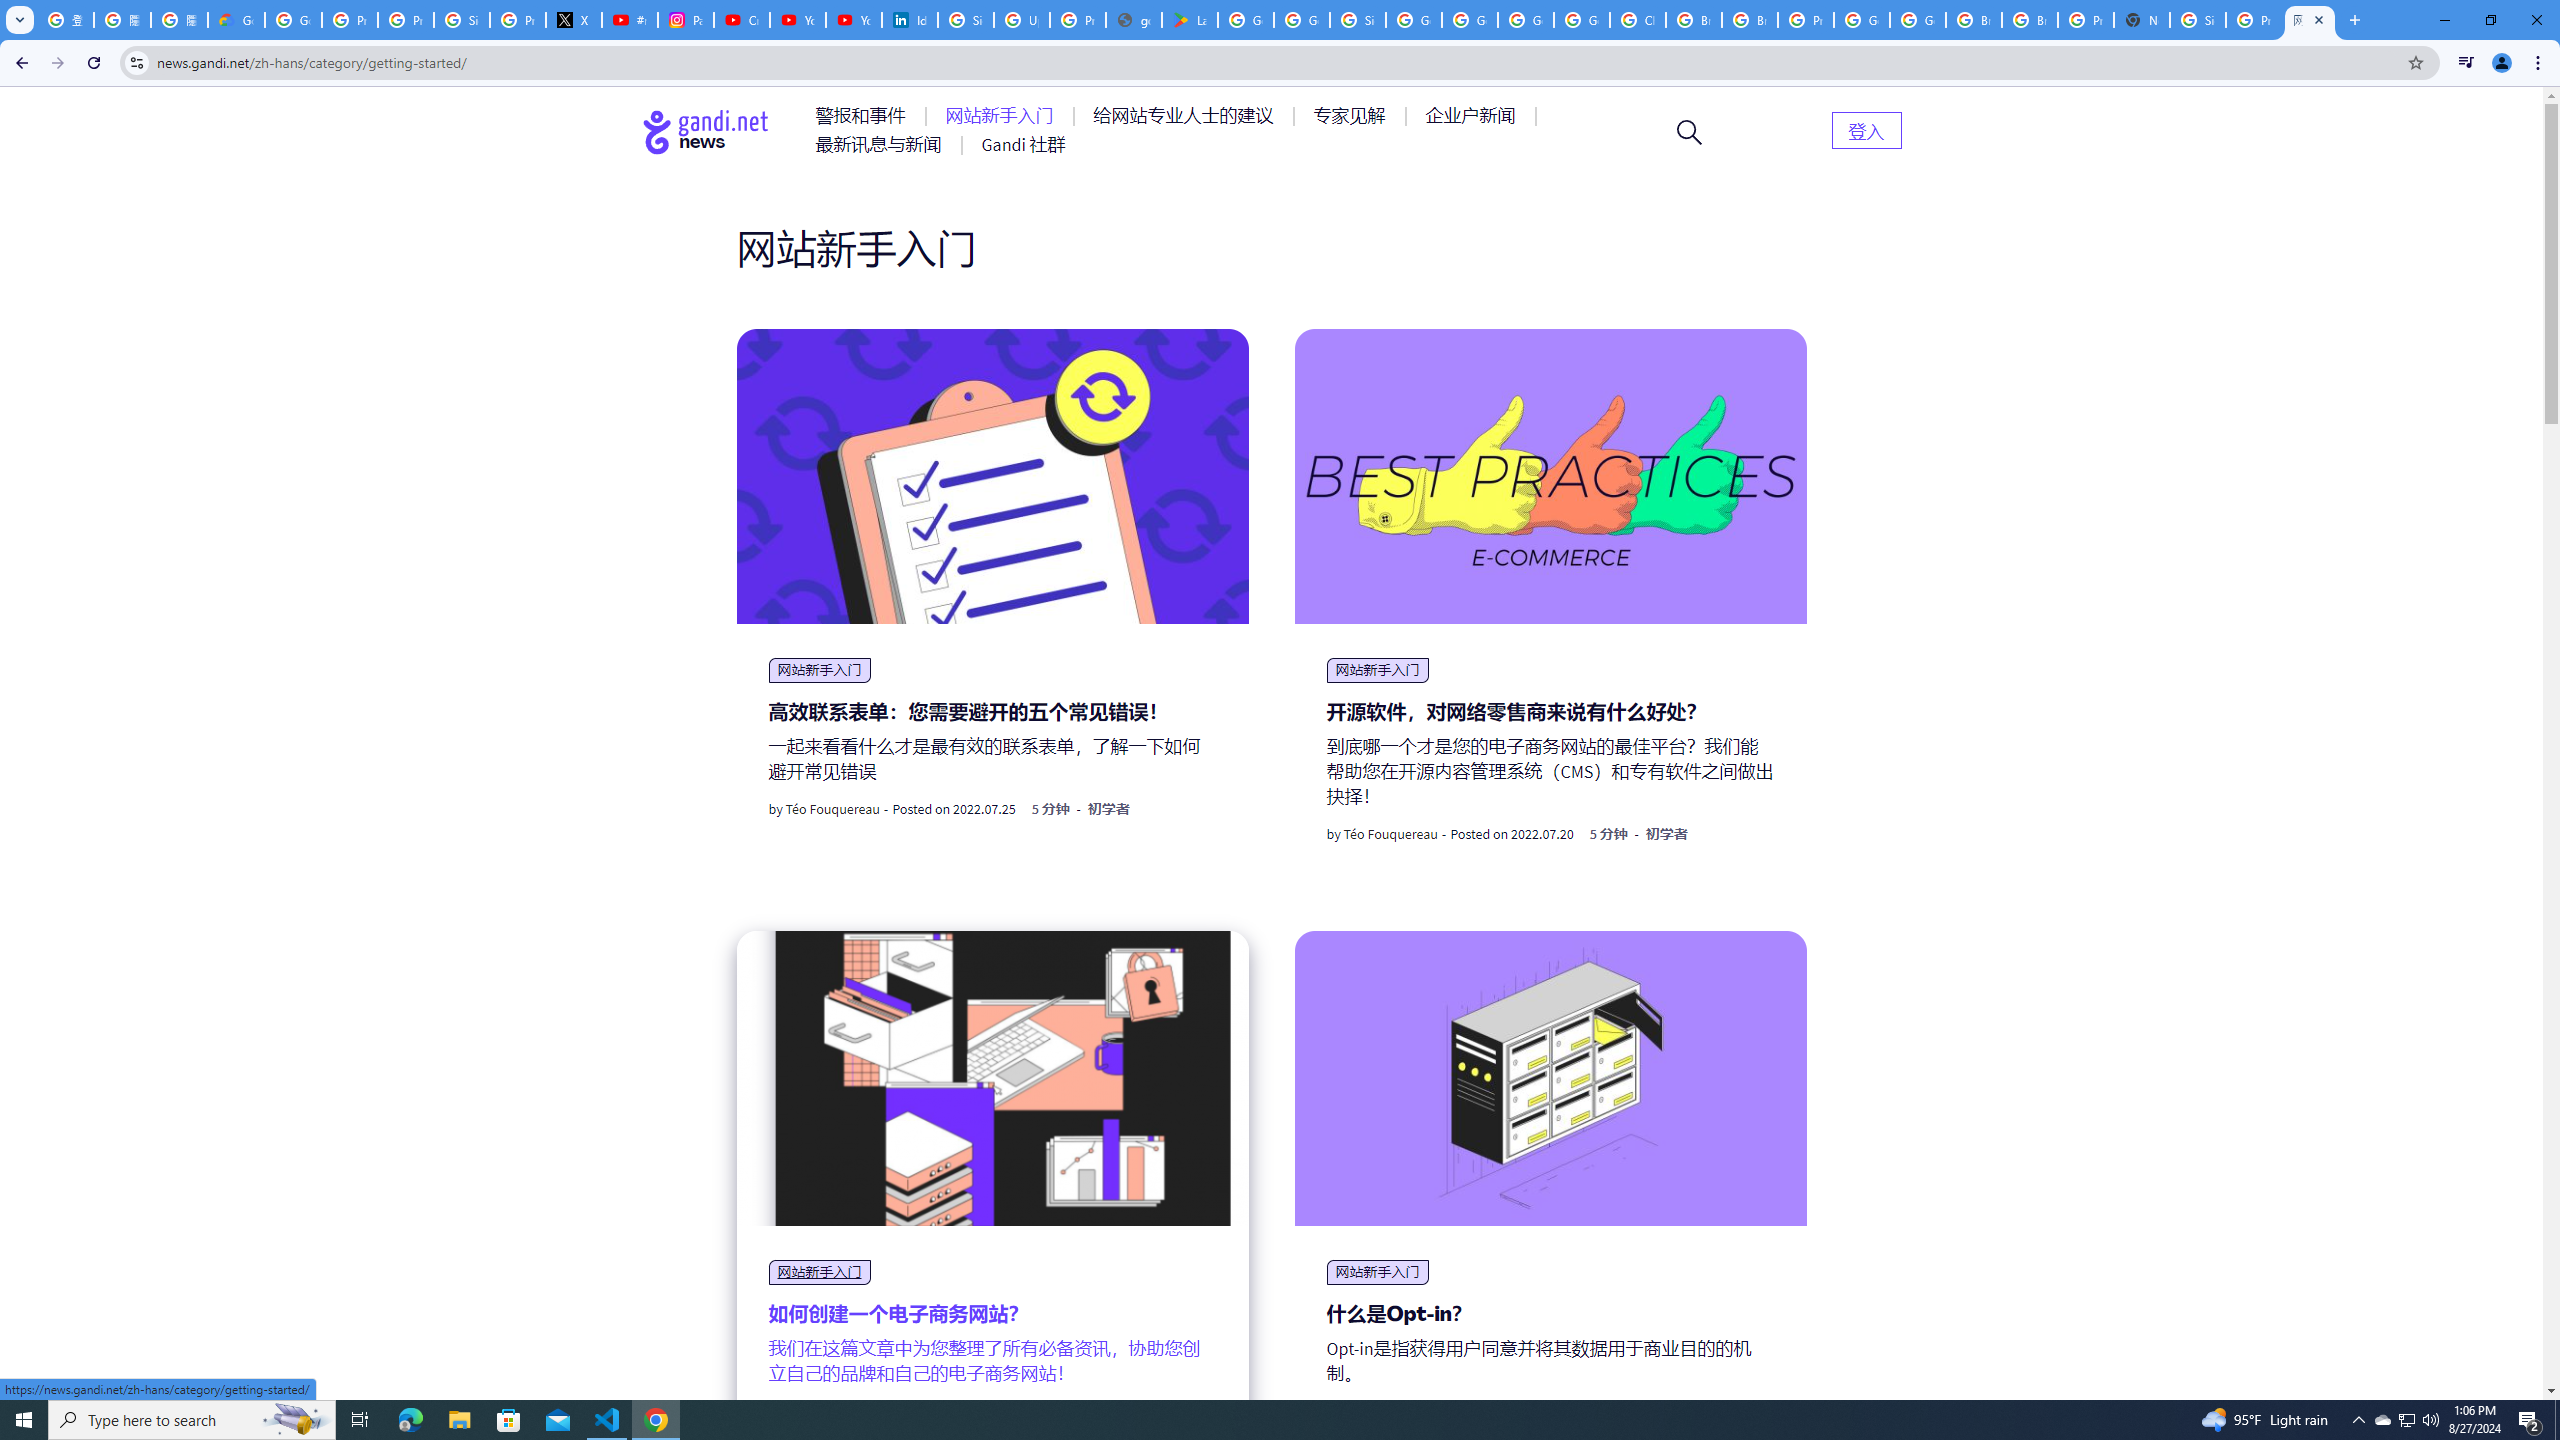 The image size is (2560, 1440). Describe the element at coordinates (1189, 19) in the screenshot. I see `'Last Shelter: Survival - Apps on Google Play'` at that location.